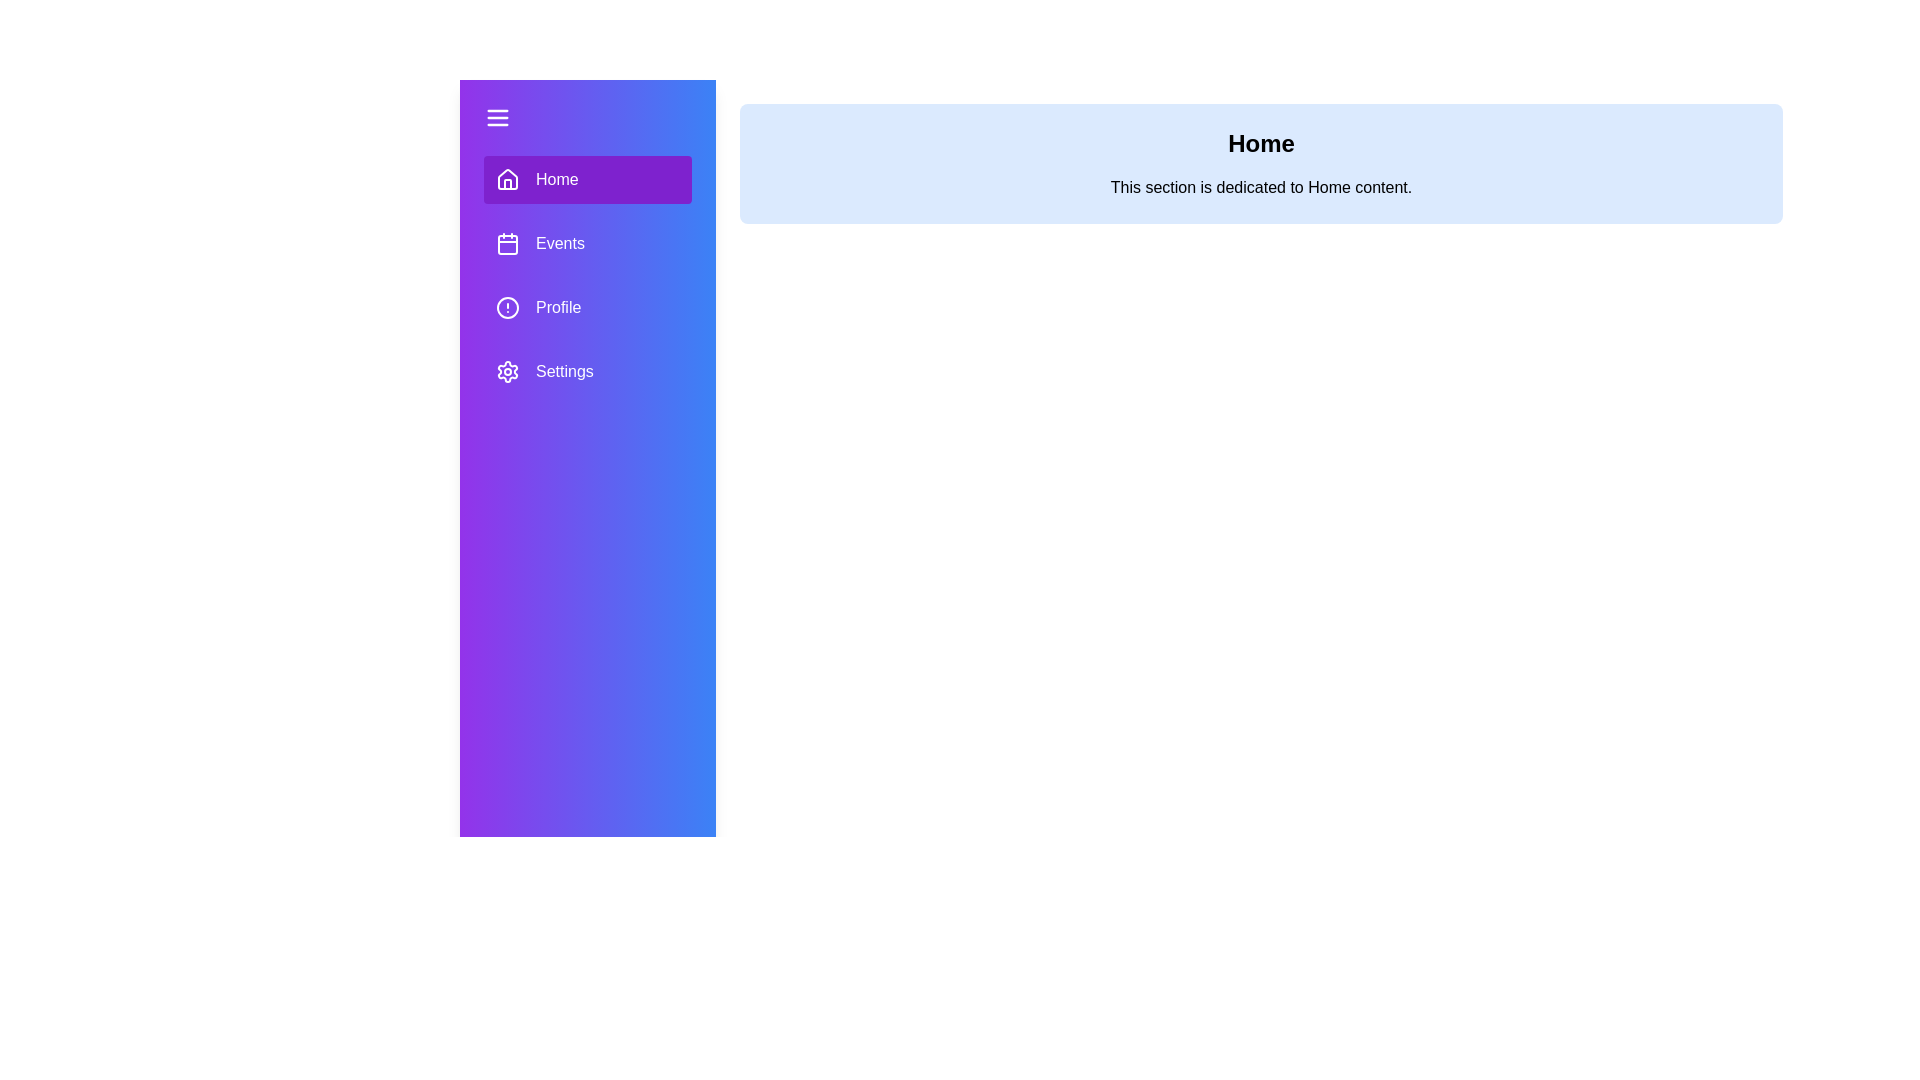 The width and height of the screenshot is (1920, 1080). What do you see at coordinates (508, 177) in the screenshot?
I see `the house-shaped icon in the sidebar menu located at the topmost position, directly to the left of the 'Home' label` at bounding box center [508, 177].